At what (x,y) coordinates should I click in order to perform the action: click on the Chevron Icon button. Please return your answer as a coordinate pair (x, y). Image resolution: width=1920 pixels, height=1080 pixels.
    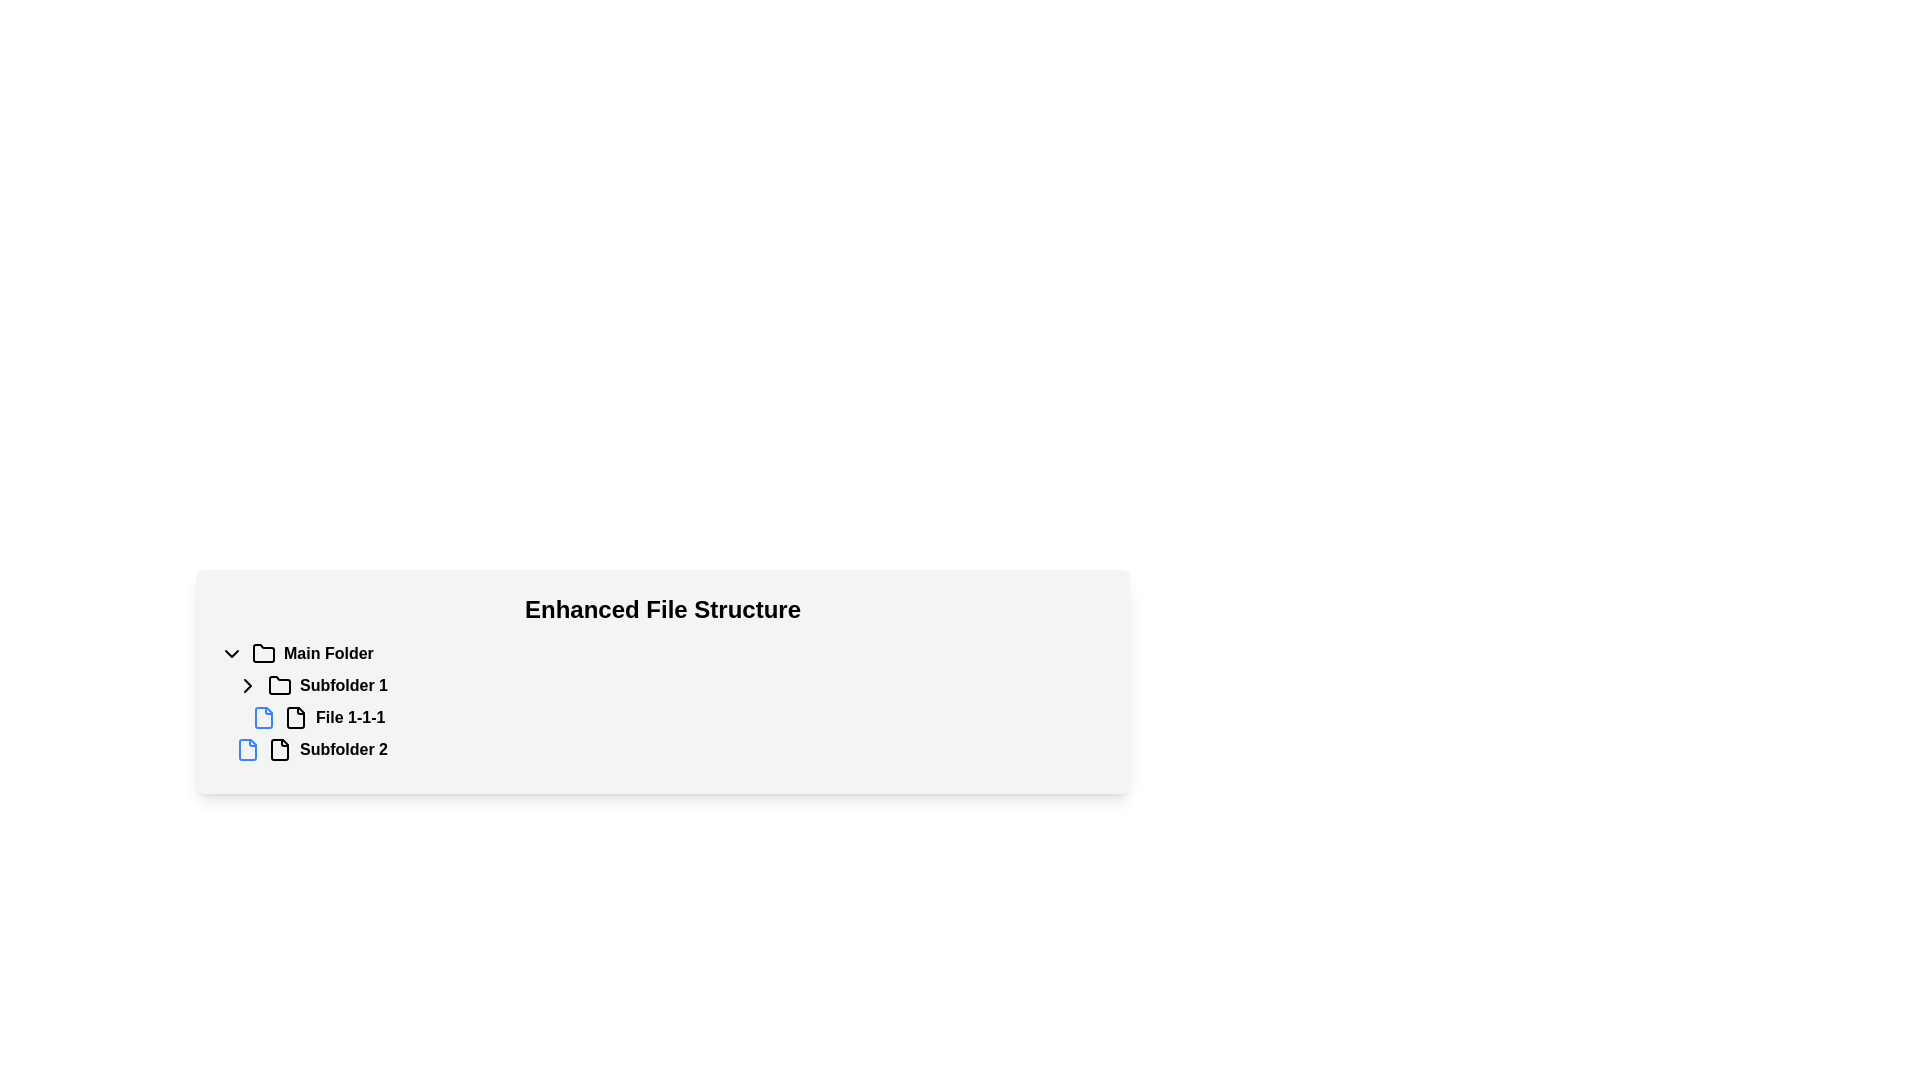
    Looking at the image, I should click on (247, 685).